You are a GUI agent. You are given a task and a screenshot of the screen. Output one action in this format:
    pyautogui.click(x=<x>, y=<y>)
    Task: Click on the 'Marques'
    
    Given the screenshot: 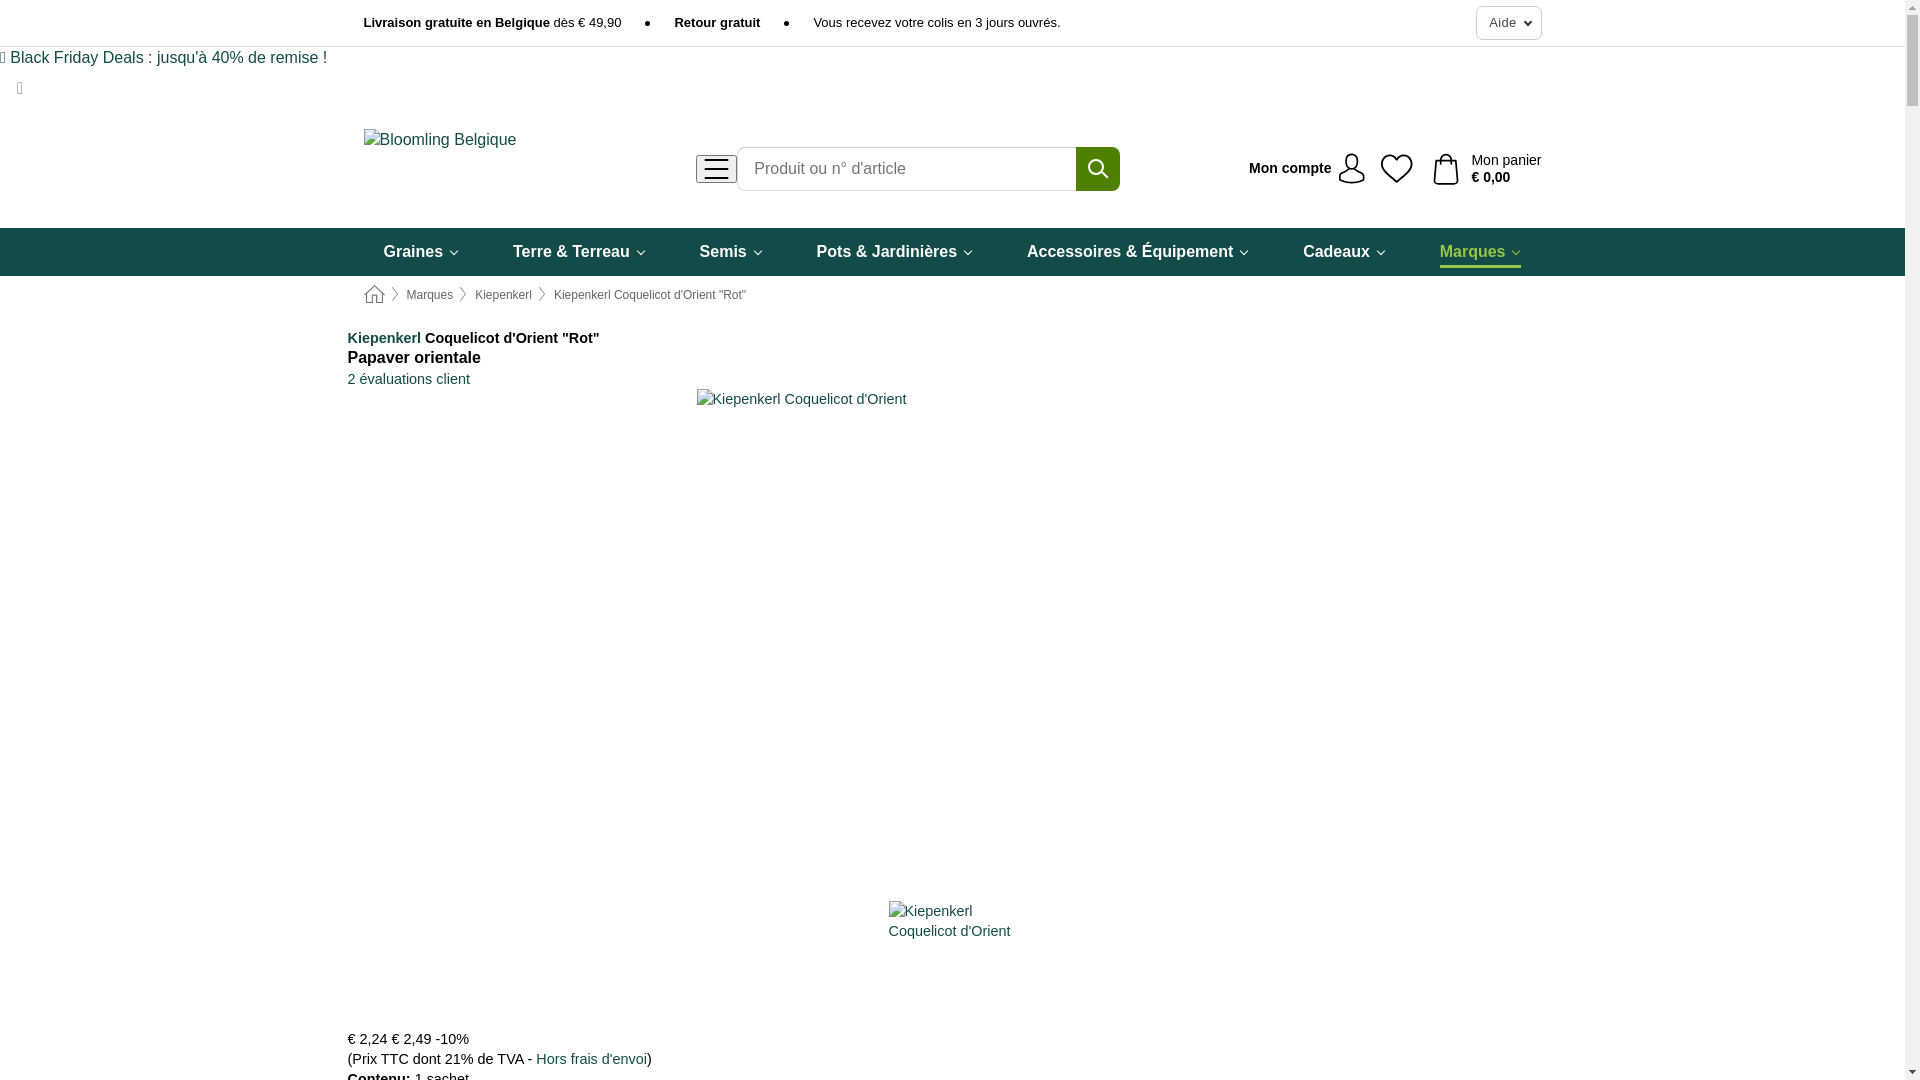 What is the action you would take?
    pyautogui.click(x=405, y=294)
    